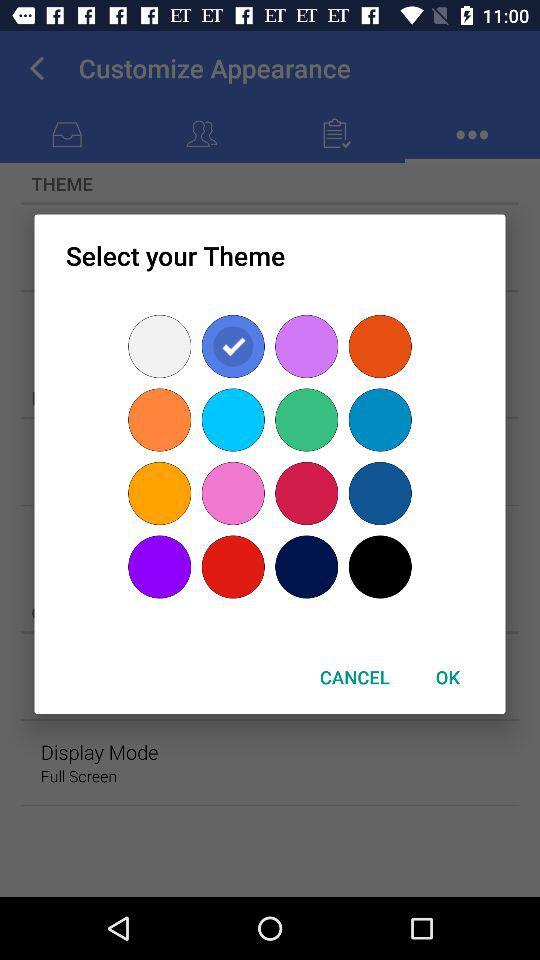 Image resolution: width=540 pixels, height=960 pixels. I want to click on the item at the bottom right corner, so click(447, 677).